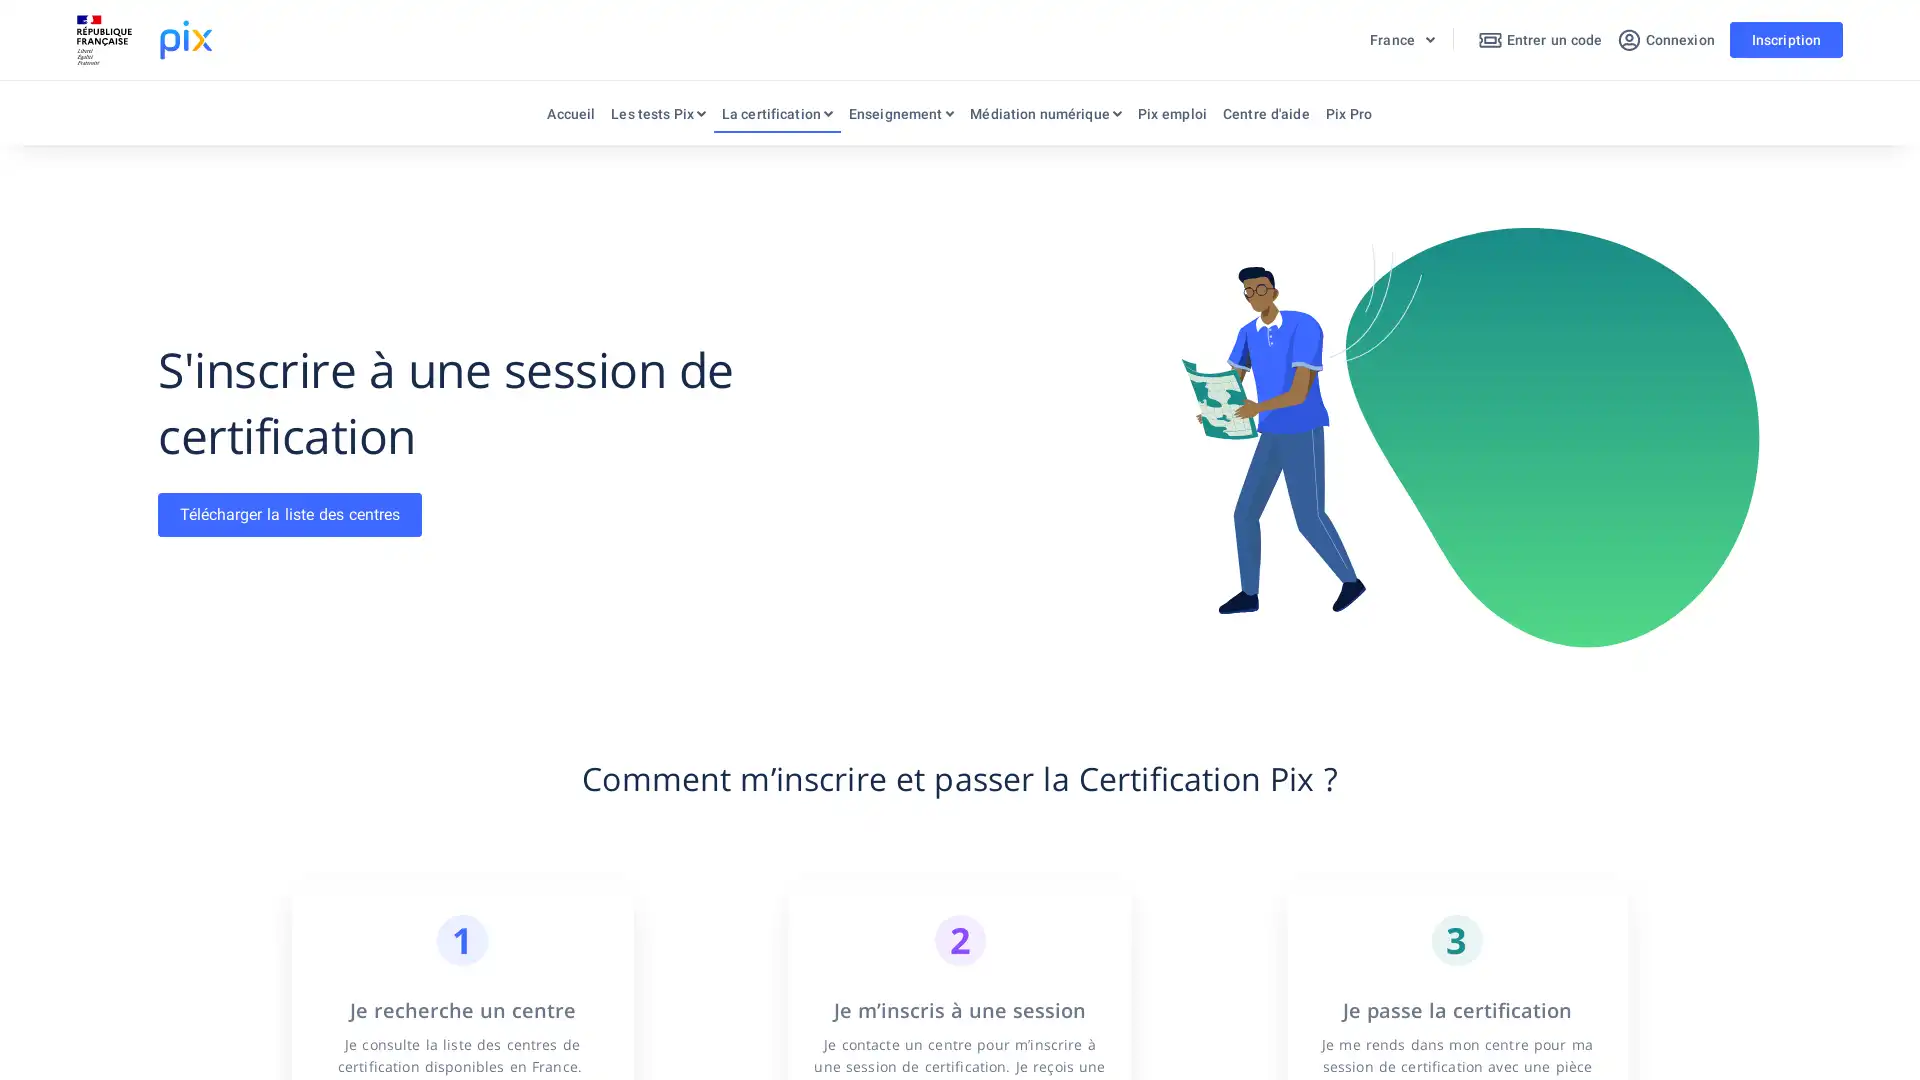  What do you see at coordinates (900, 118) in the screenshot?
I see `Enseignement` at bounding box center [900, 118].